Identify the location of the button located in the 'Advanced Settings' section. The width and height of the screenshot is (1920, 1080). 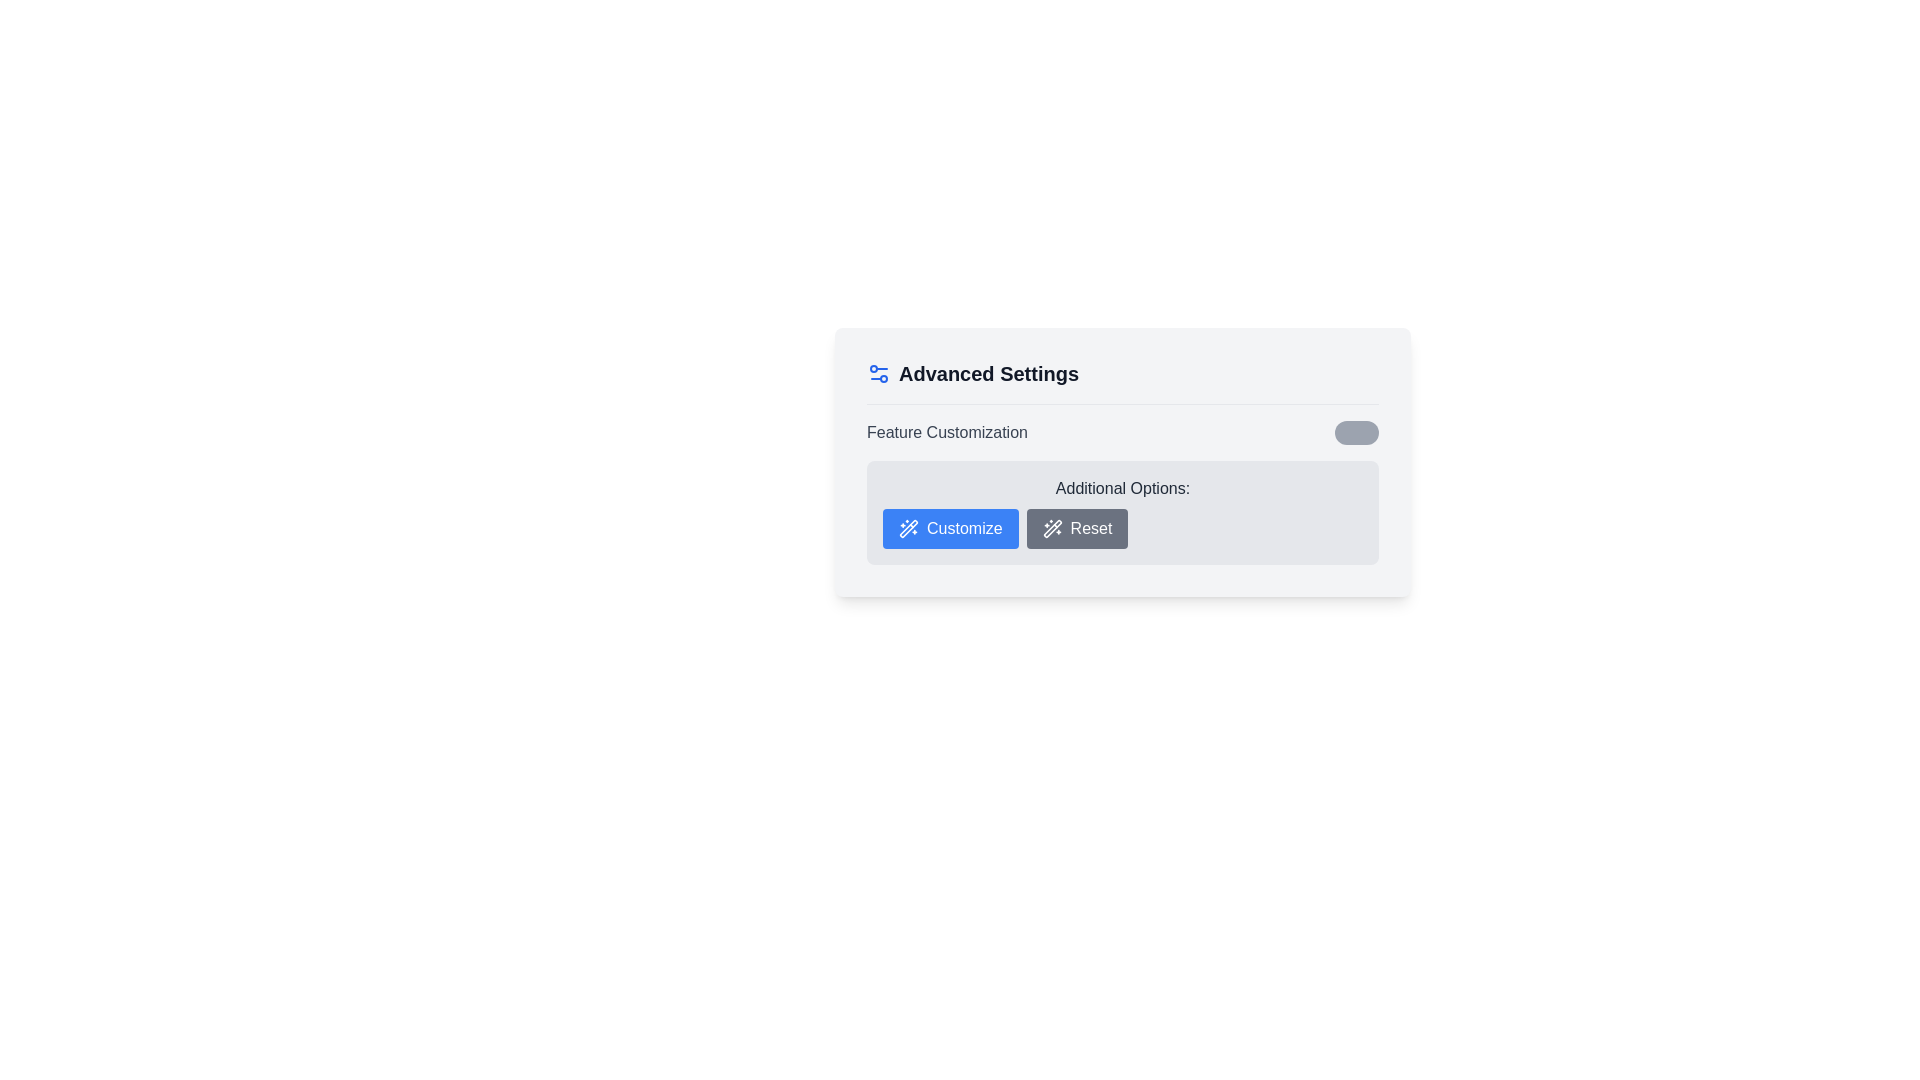
(949, 527).